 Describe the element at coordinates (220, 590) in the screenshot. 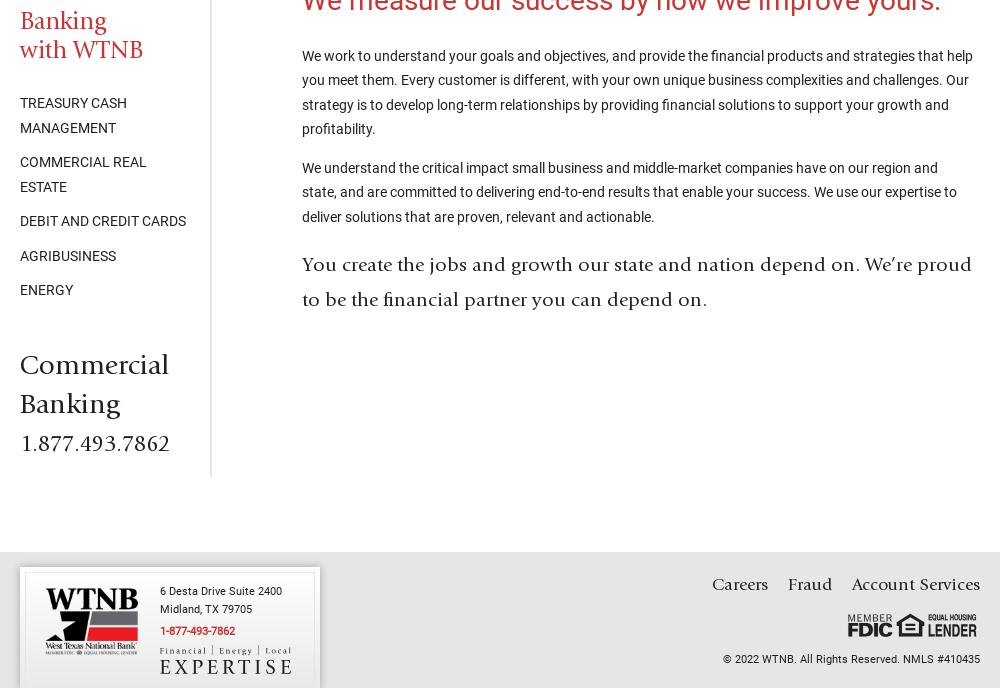

I see `'6 Desta Drive Suite 2400'` at that location.